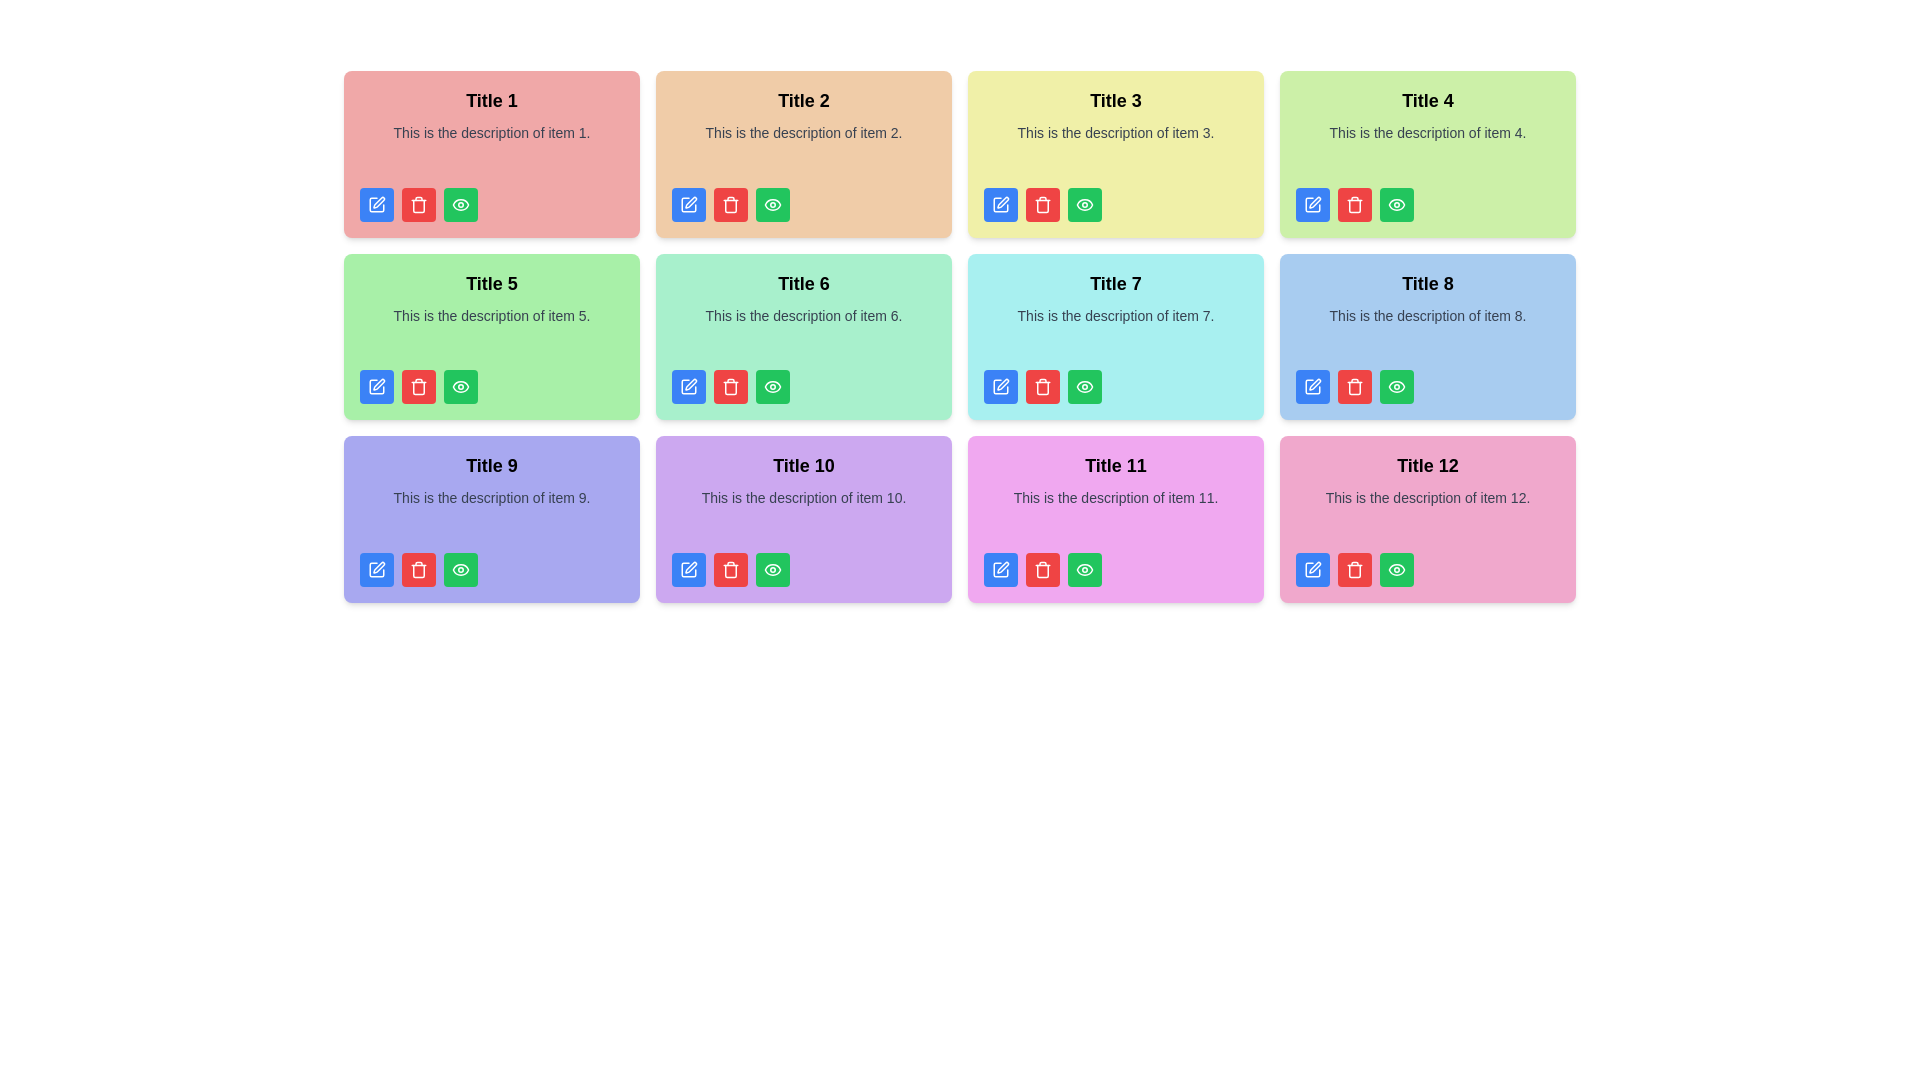 The height and width of the screenshot is (1080, 1920). I want to click on the icon button located in the bottom-left corner of the card titled 'Title 5' in the second row, so click(689, 386).